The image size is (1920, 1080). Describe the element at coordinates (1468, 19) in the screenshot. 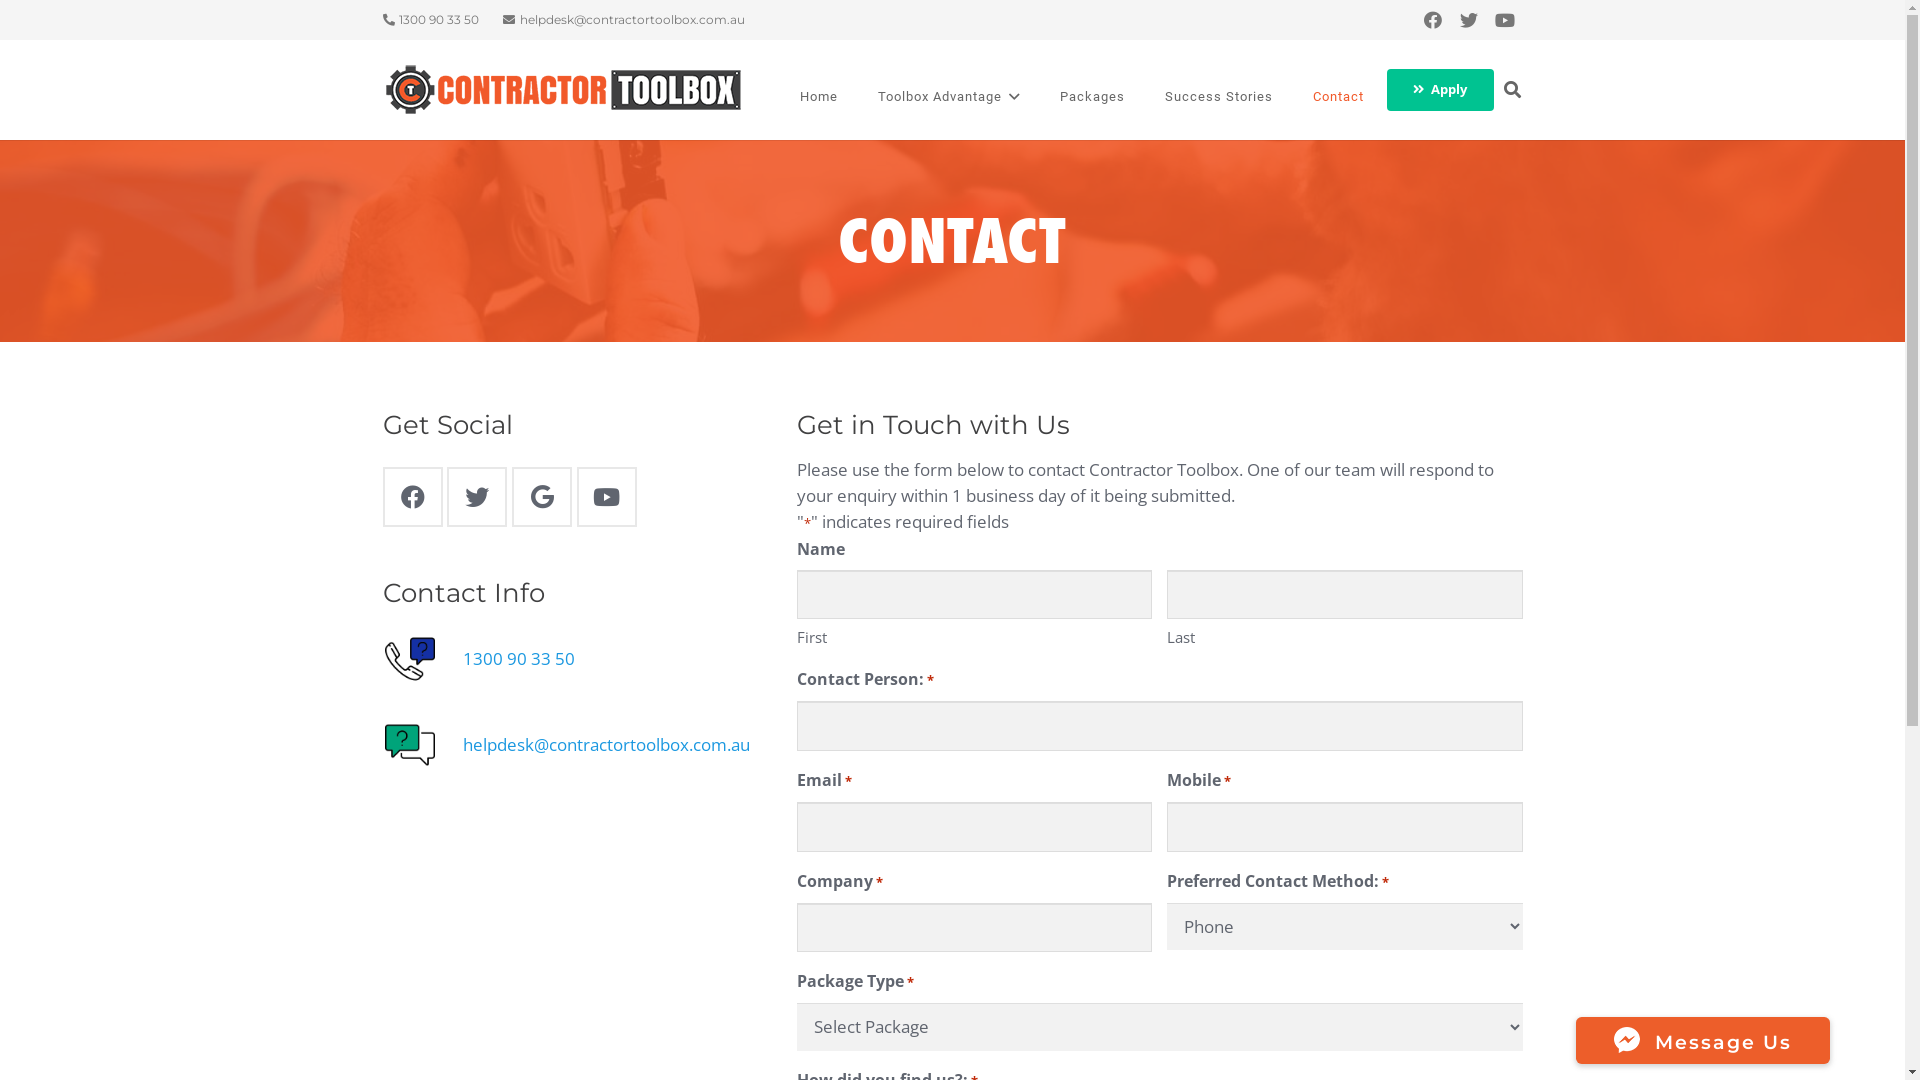

I see `'Twitter'` at that location.